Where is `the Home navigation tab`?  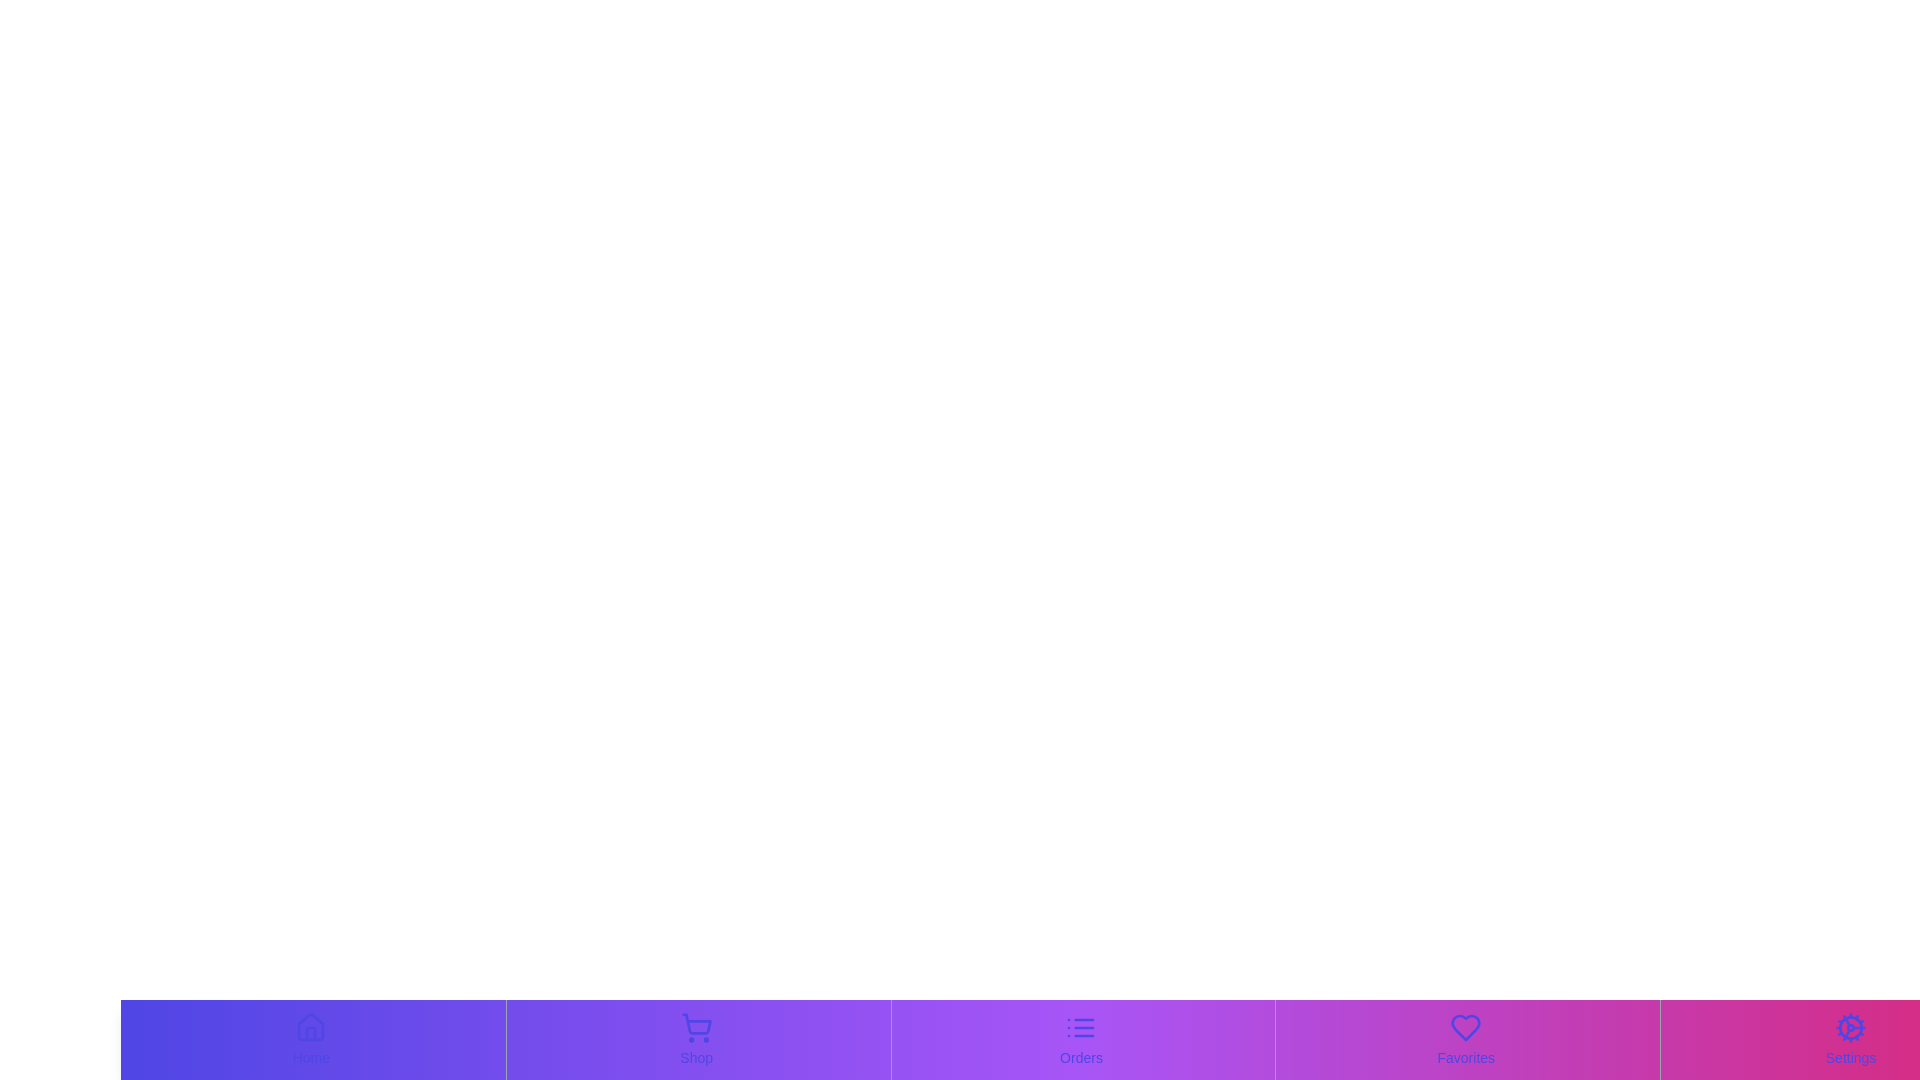 the Home navigation tab is located at coordinates (310, 1039).